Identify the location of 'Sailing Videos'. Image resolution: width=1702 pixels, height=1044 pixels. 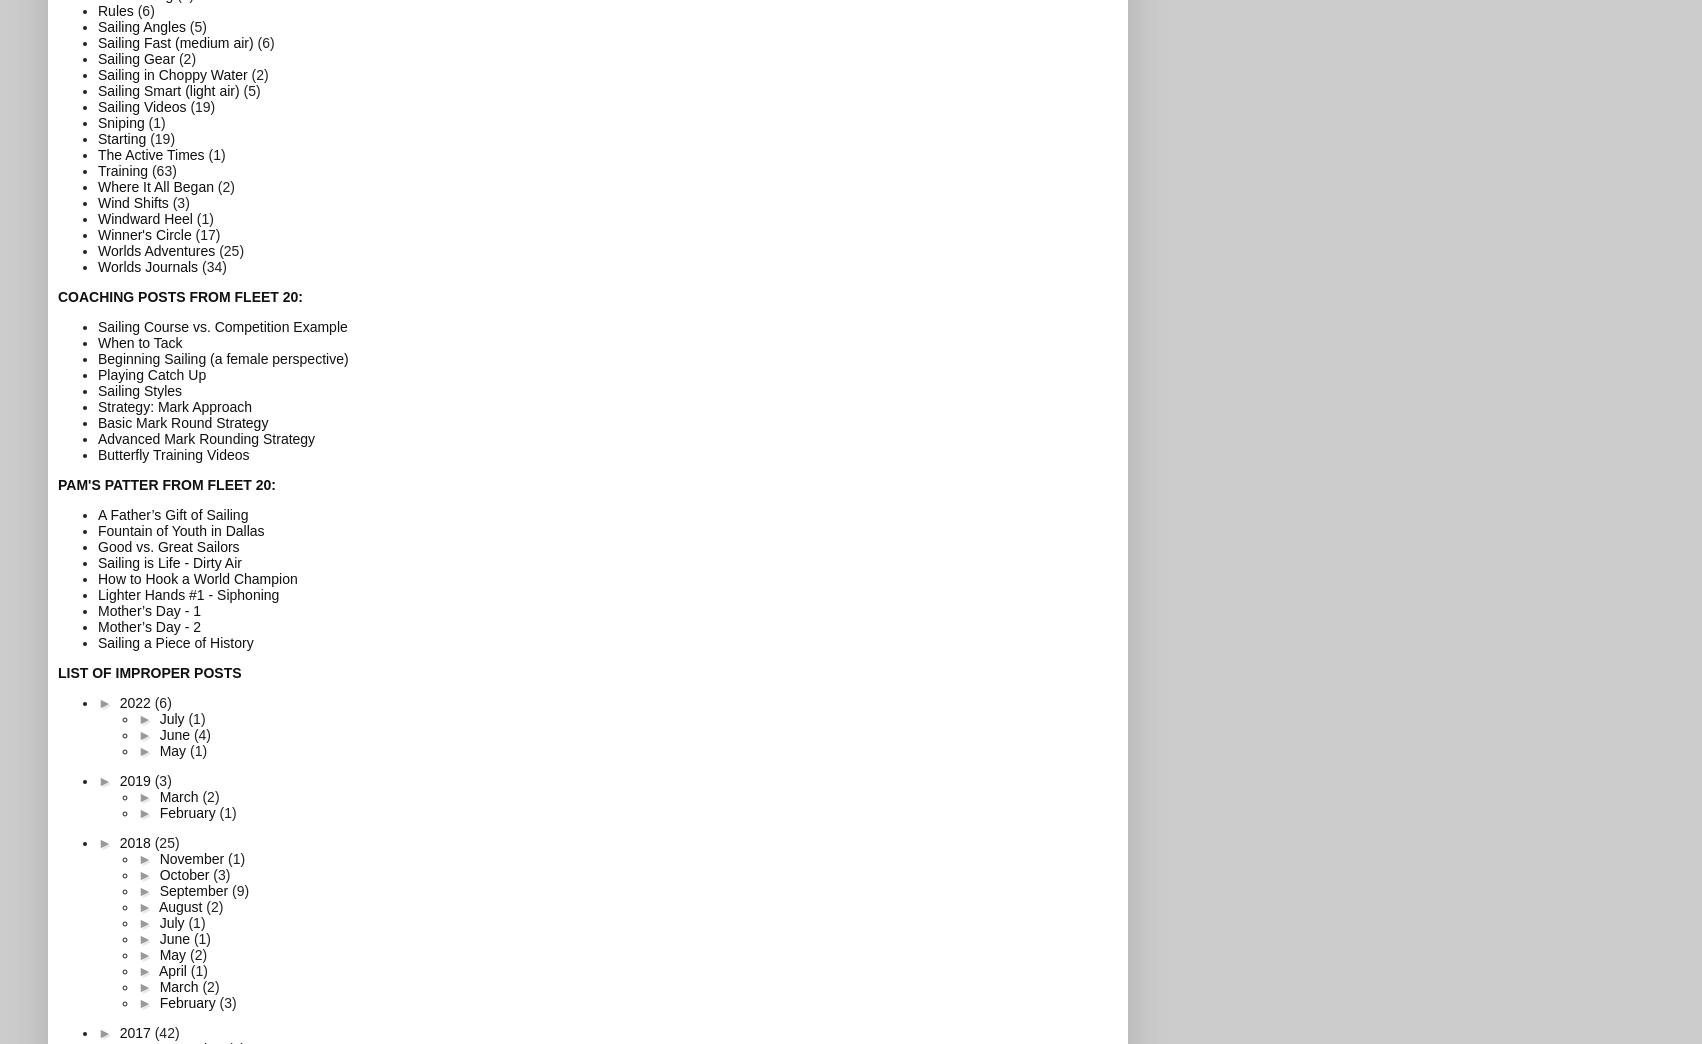
(141, 105).